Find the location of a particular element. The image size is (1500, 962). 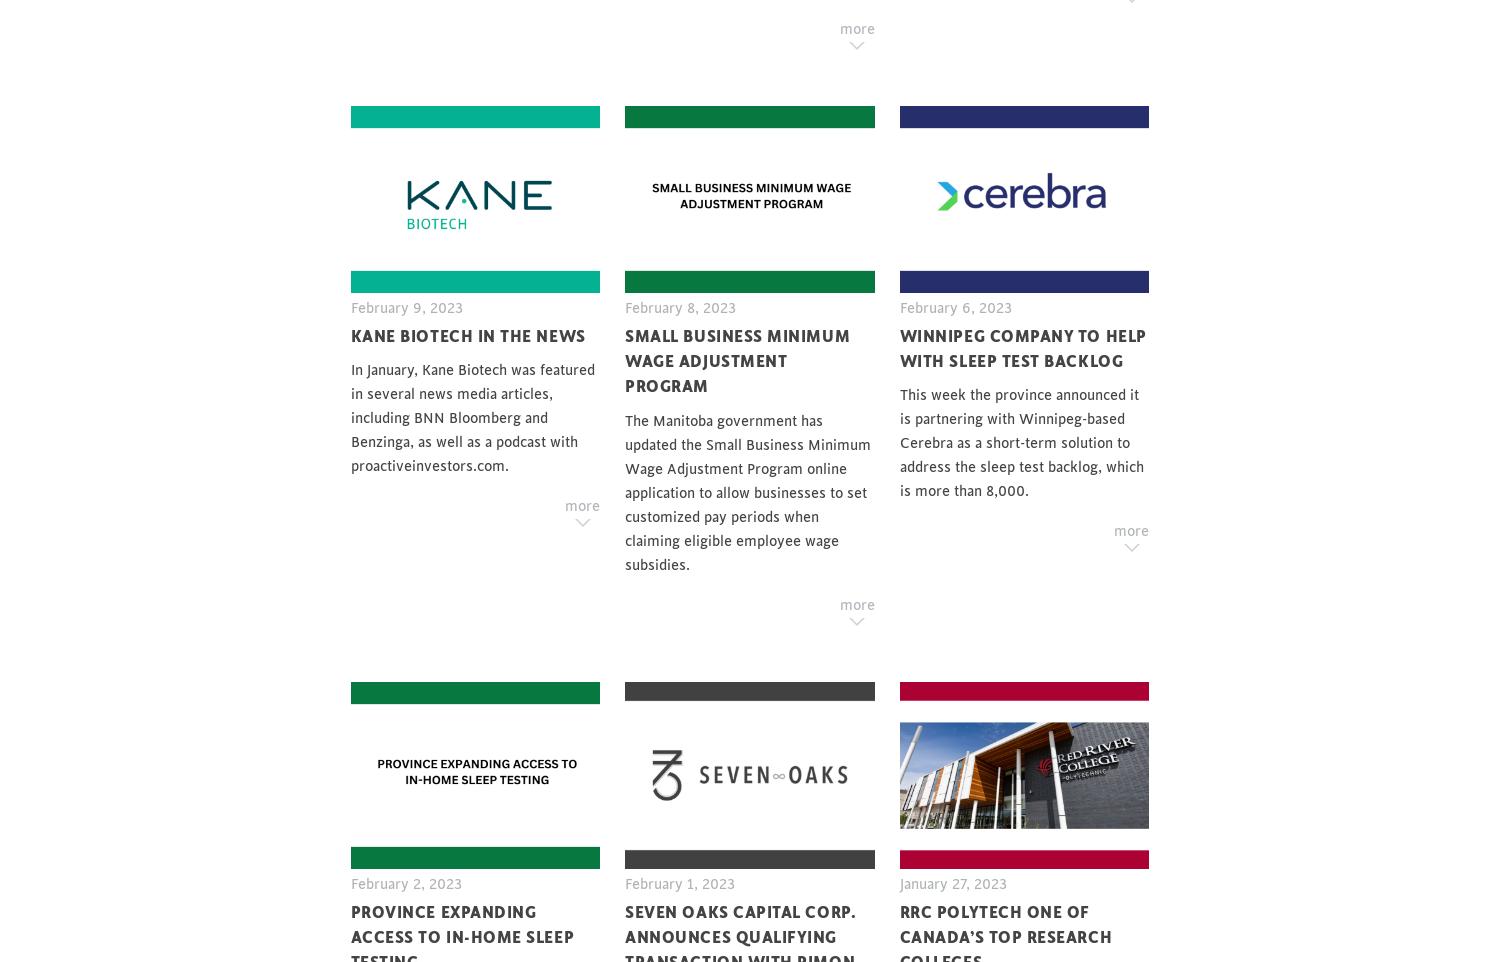

'February 6, 2023' is located at coordinates (954, 307).